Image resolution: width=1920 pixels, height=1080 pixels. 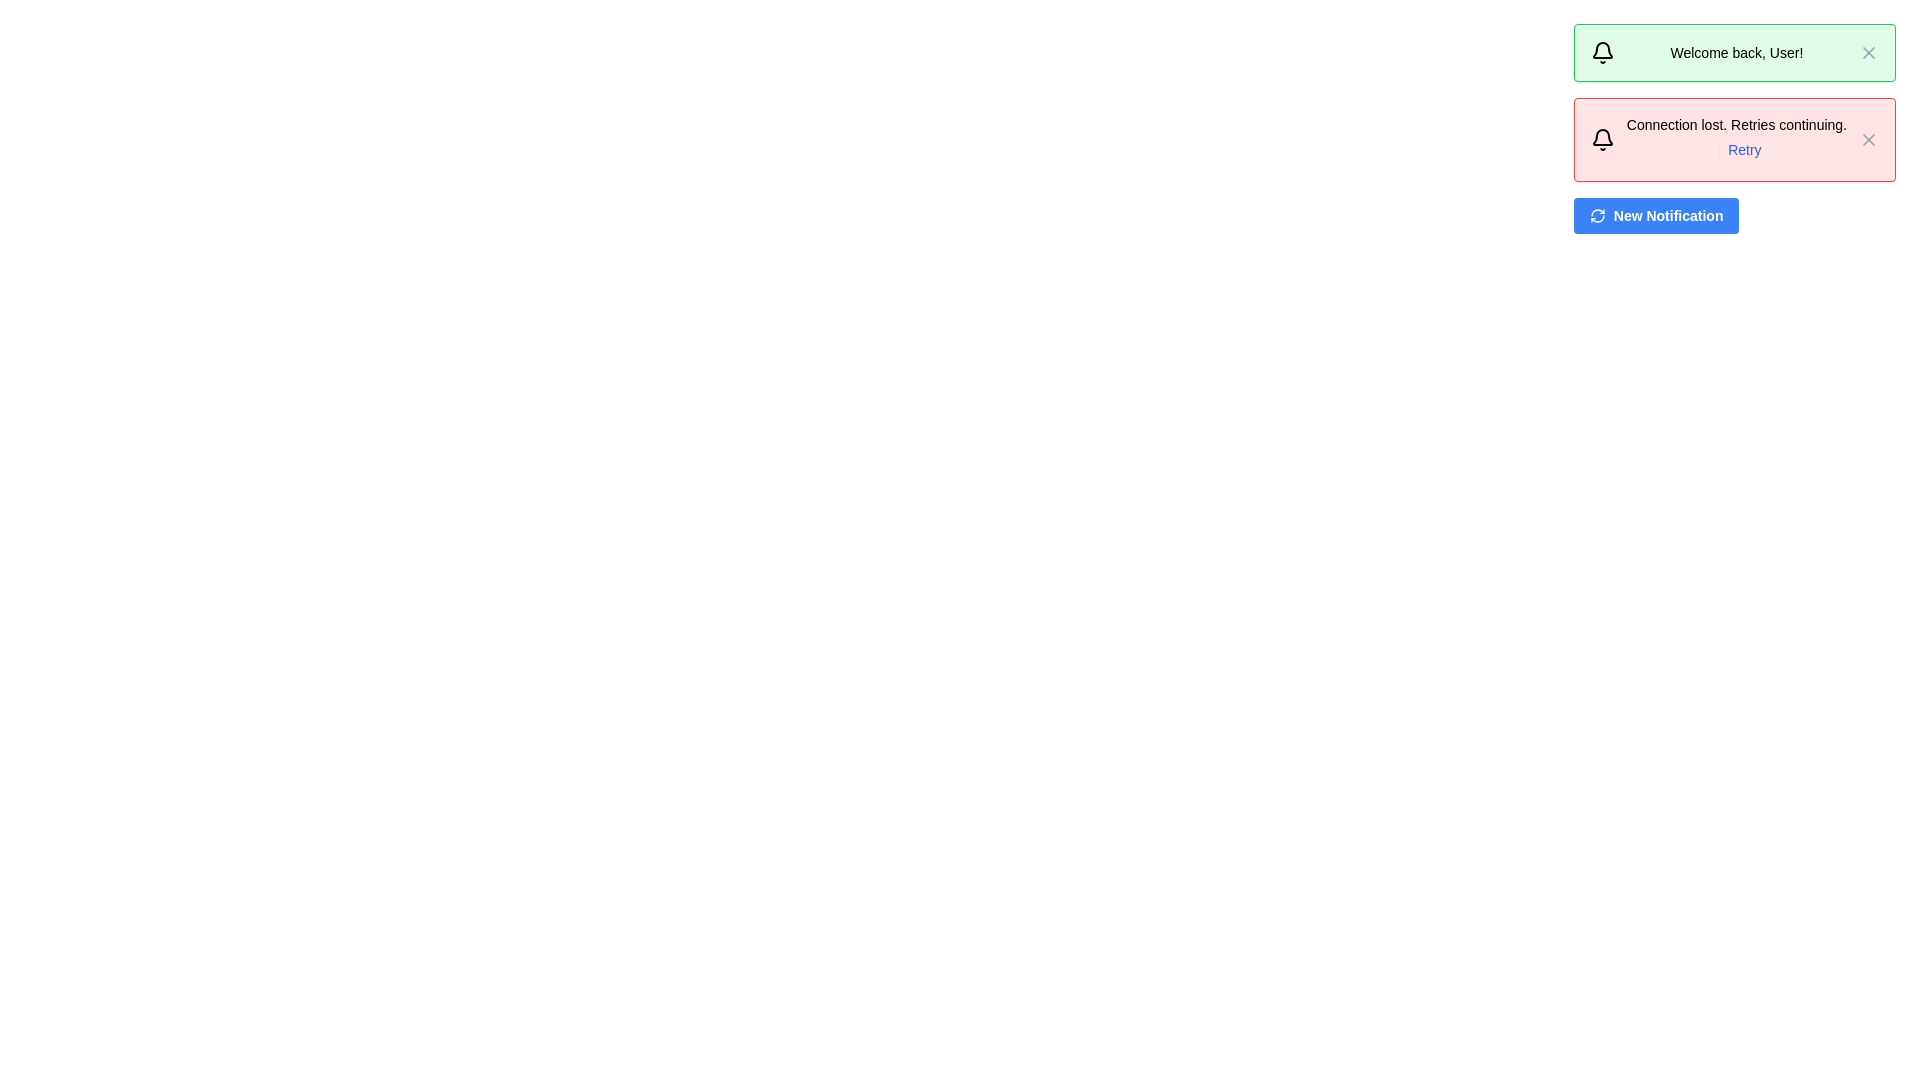 I want to click on the retry connection button located in the second notification card below the green notification titled 'Welcome back, User!' to observe any hover effects, so click(x=1733, y=138).